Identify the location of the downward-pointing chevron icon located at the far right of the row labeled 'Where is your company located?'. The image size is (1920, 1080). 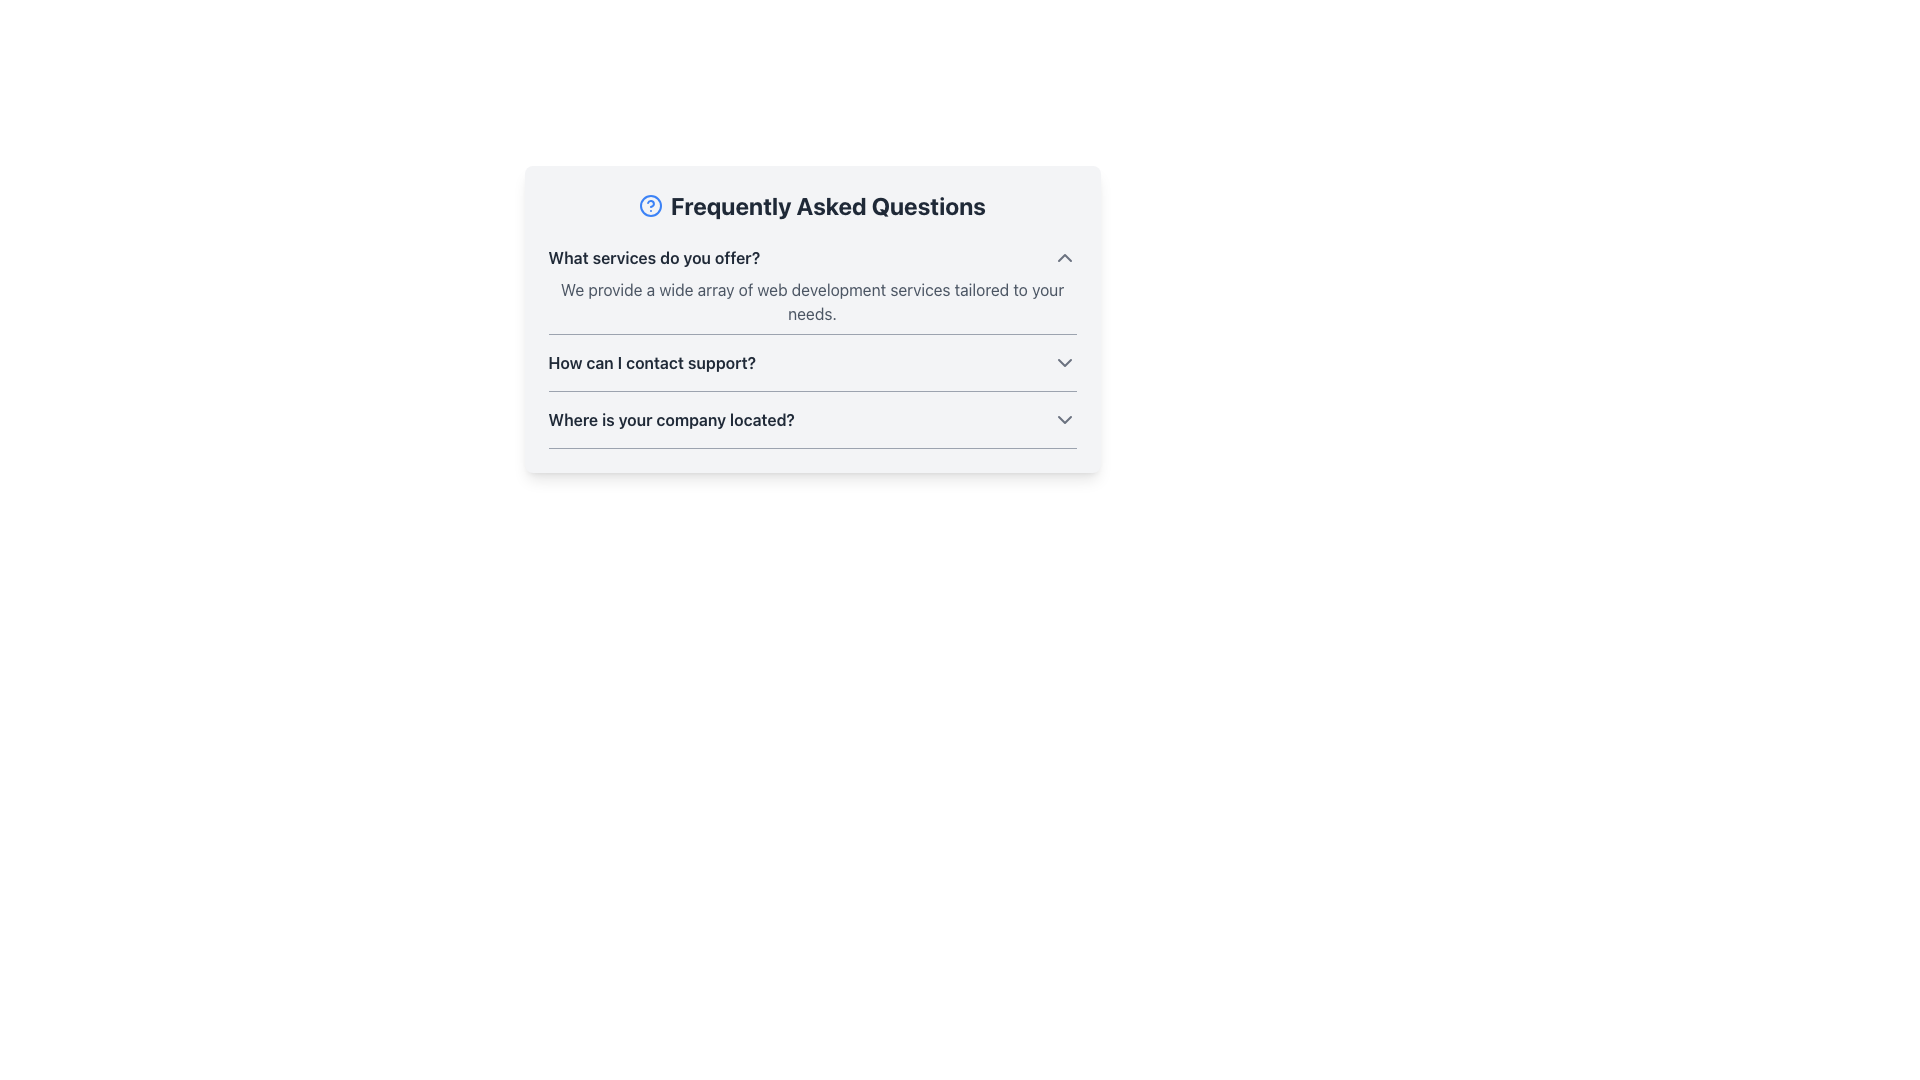
(1063, 419).